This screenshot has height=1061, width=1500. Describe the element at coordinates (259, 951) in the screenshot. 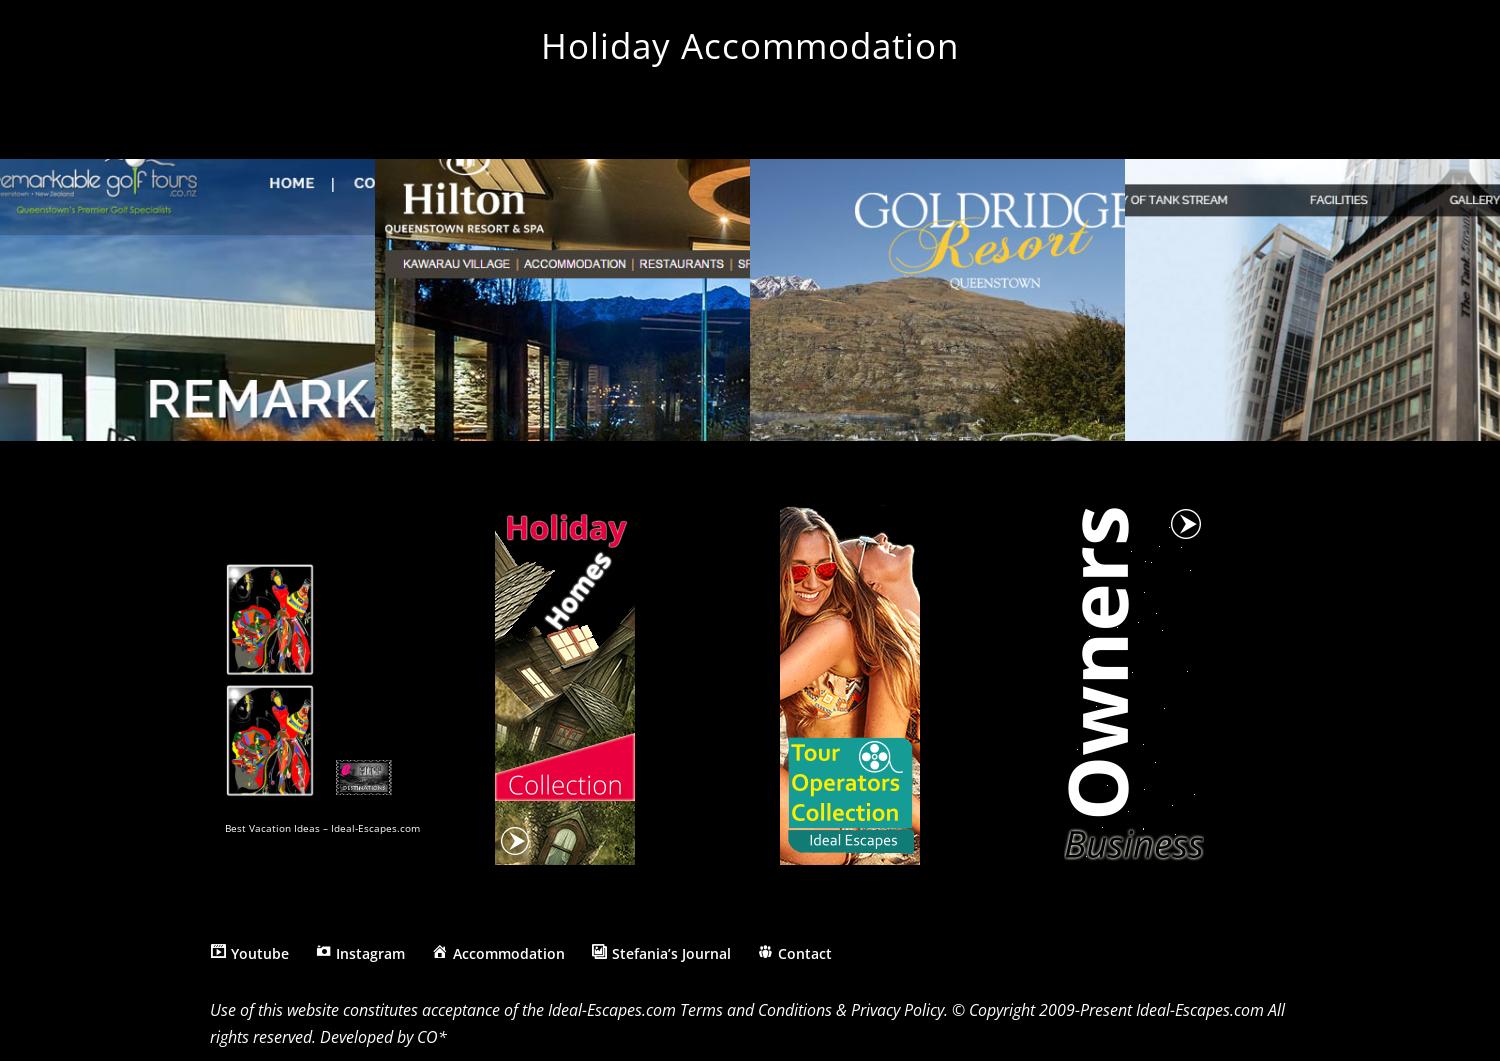

I see `'Youtube'` at that location.